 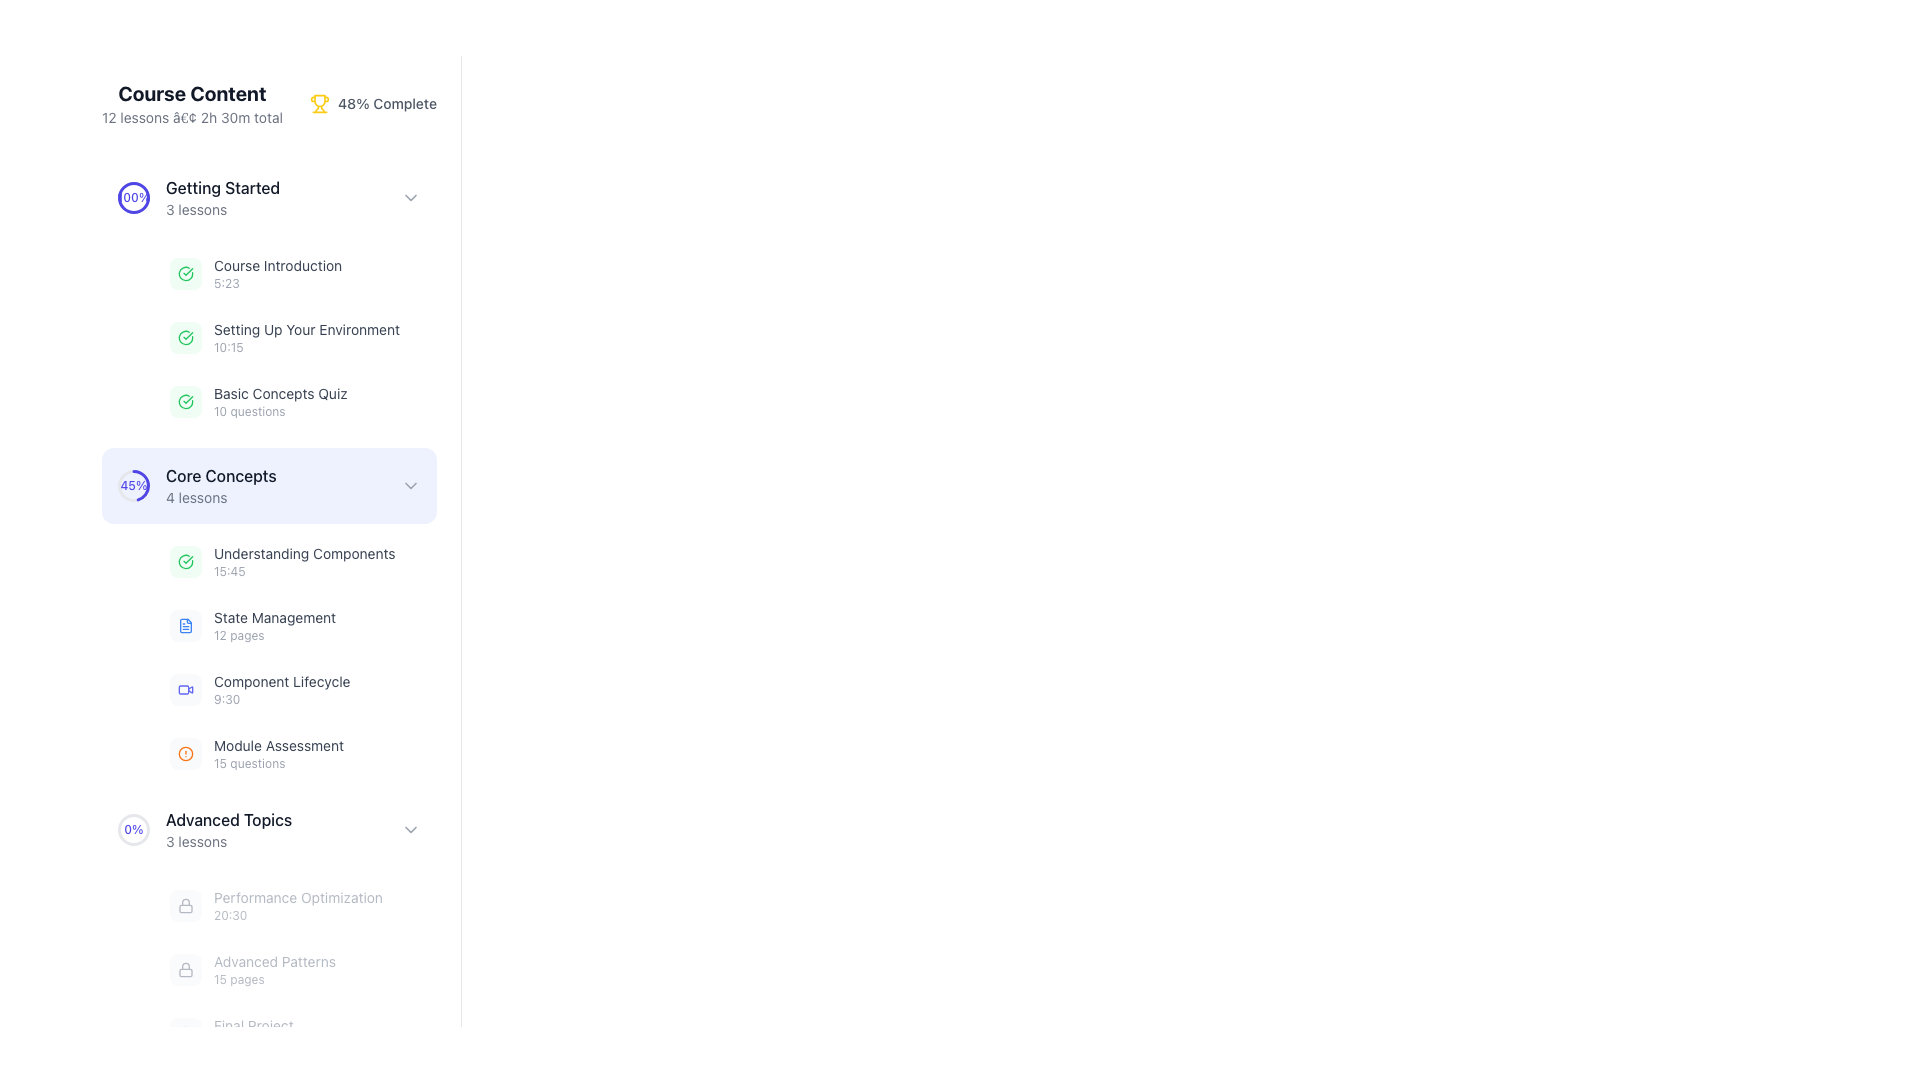 What do you see at coordinates (296, 753) in the screenshot?
I see `the 'Module Assessment' button, which is the fourth item under the 'Core Concepts' section, to change its background color` at bounding box center [296, 753].